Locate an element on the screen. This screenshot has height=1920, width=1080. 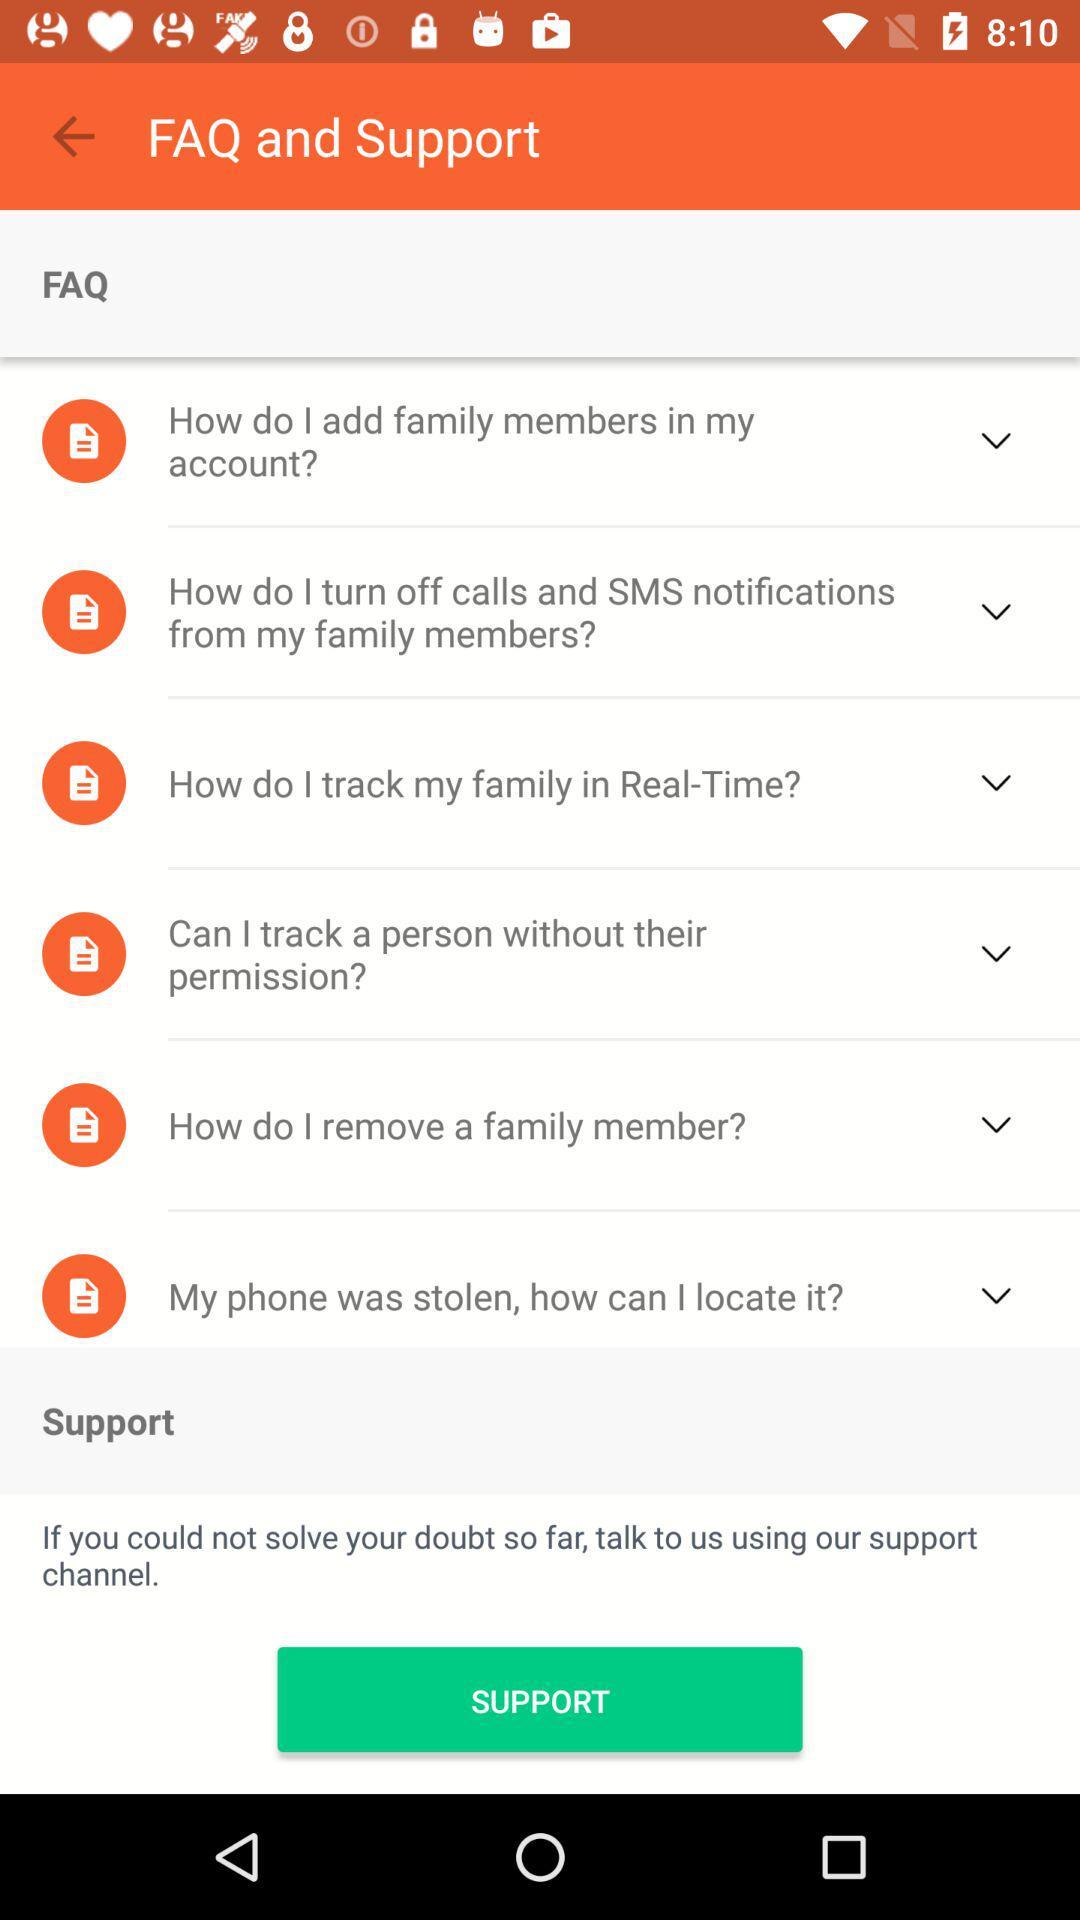
the item above faq item is located at coordinates (72, 135).